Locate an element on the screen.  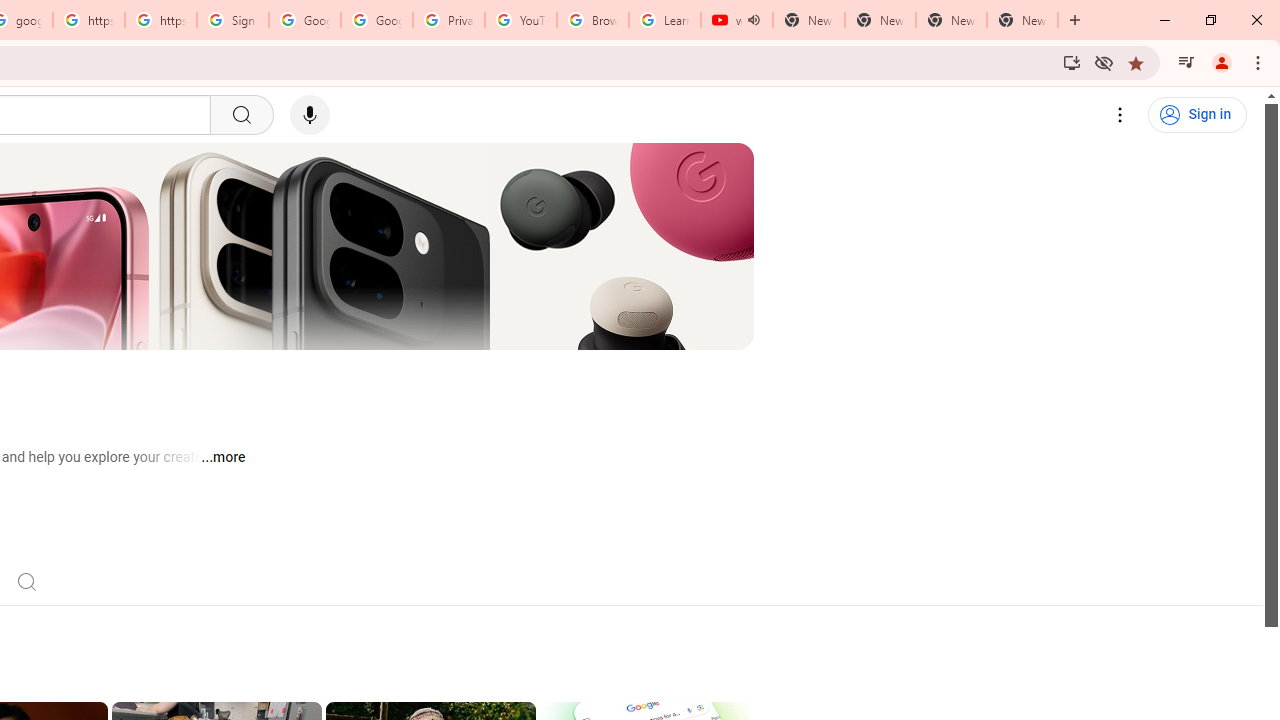
'Chrome' is located at coordinates (1259, 61).